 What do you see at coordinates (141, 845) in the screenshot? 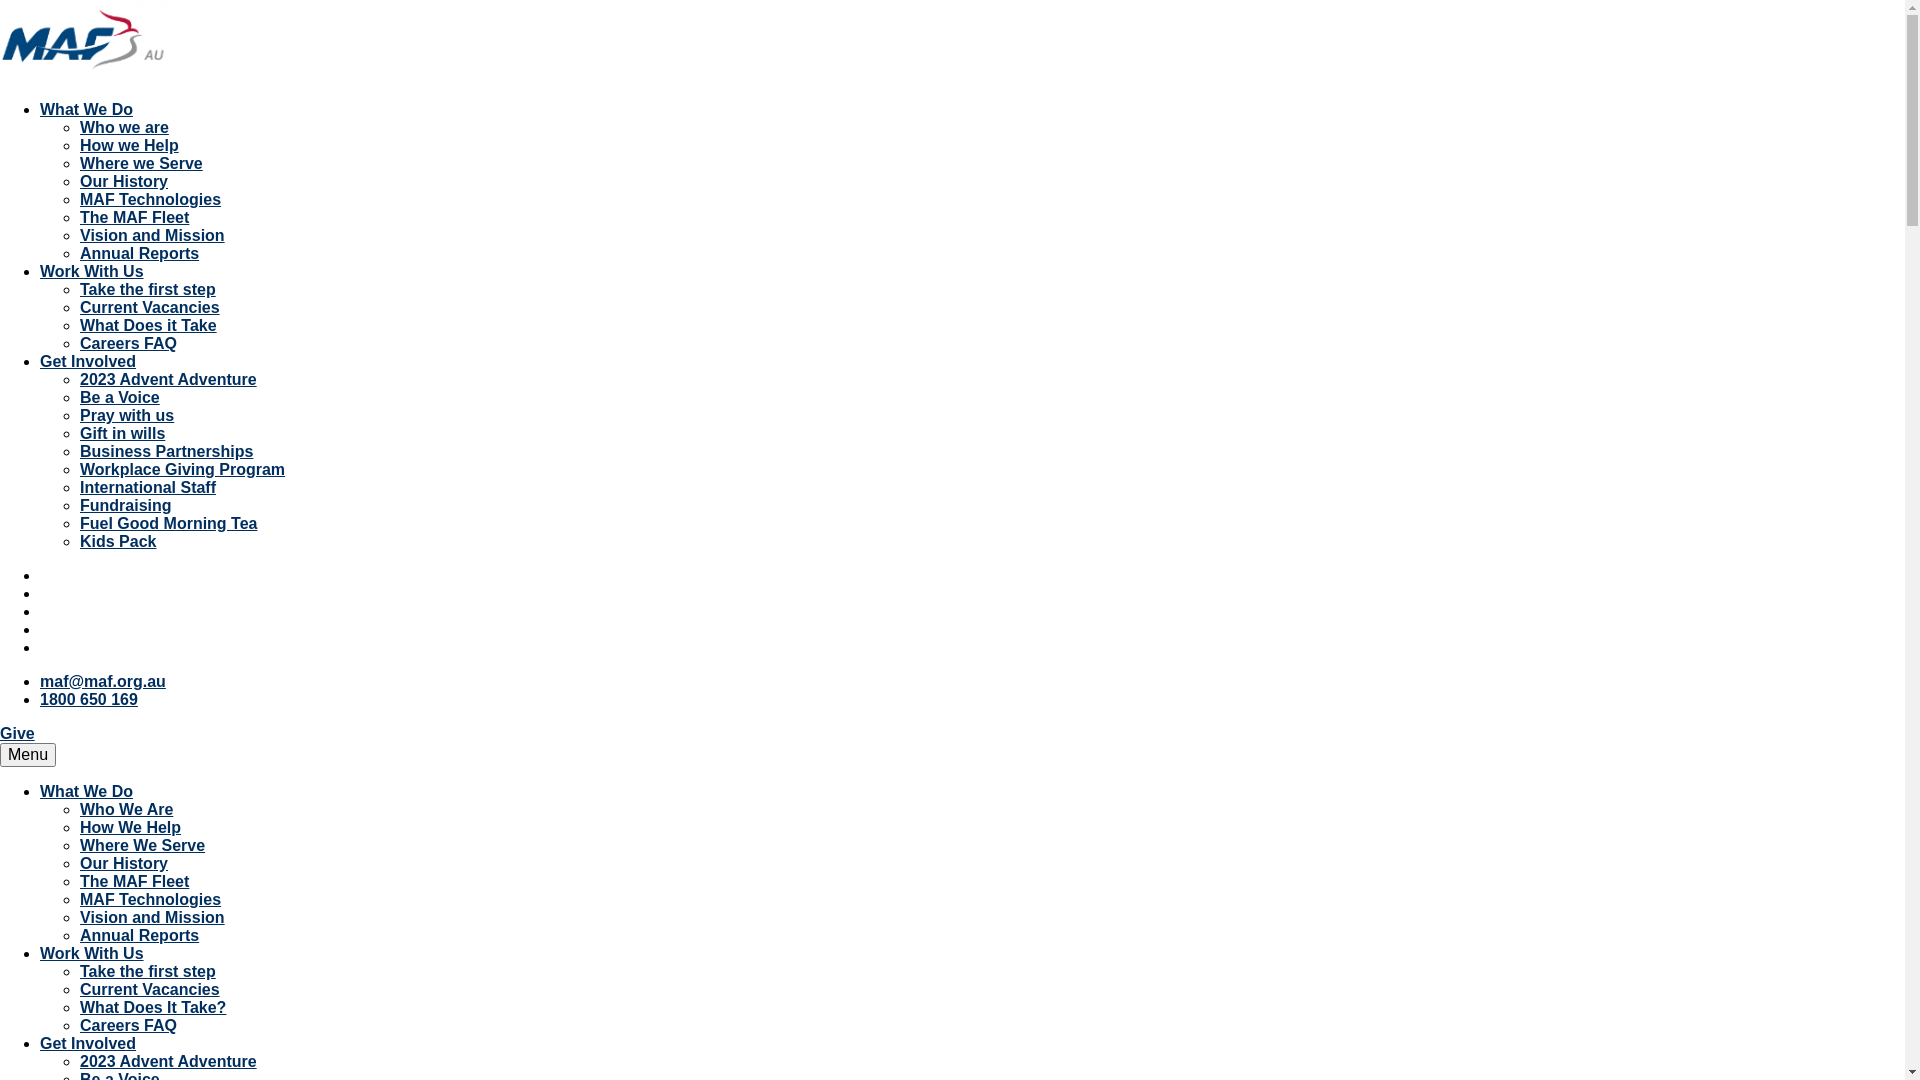
I see `'Where We Serve'` at bounding box center [141, 845].